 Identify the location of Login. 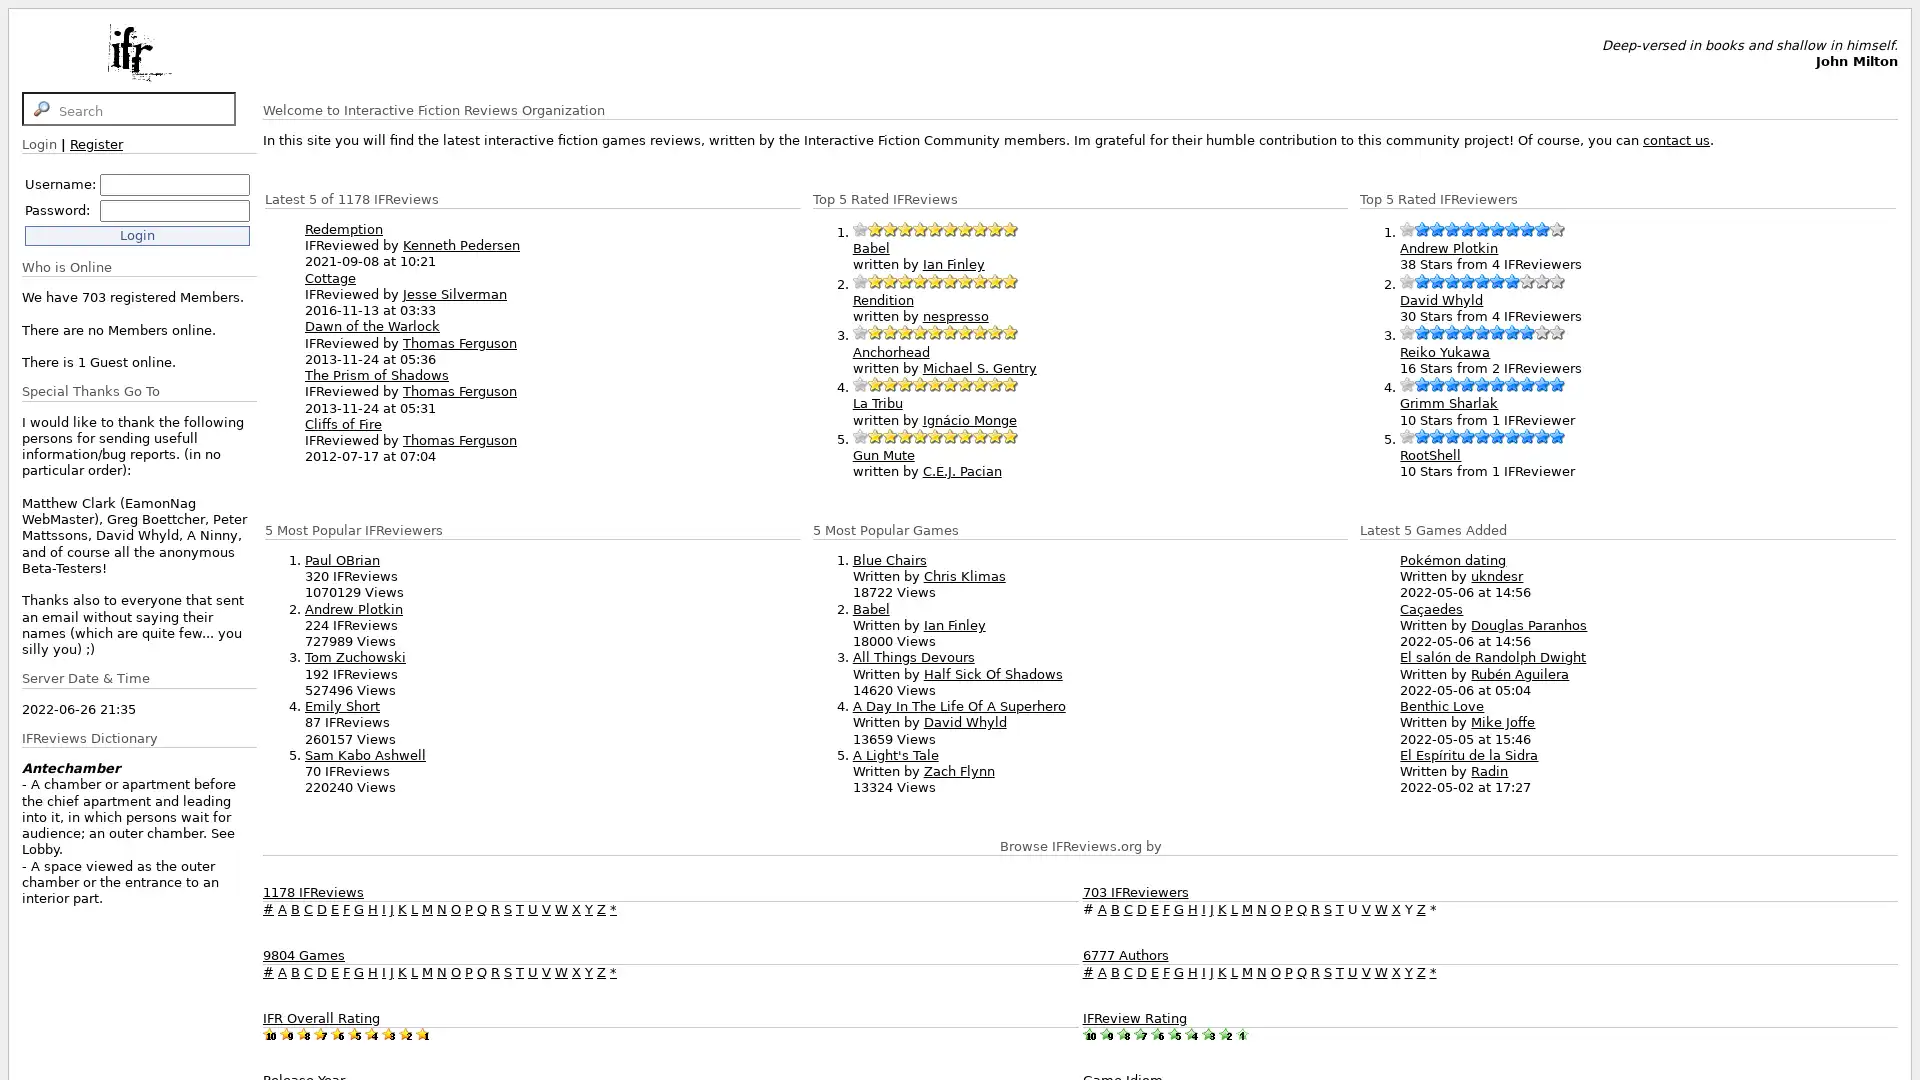
(136, 234).